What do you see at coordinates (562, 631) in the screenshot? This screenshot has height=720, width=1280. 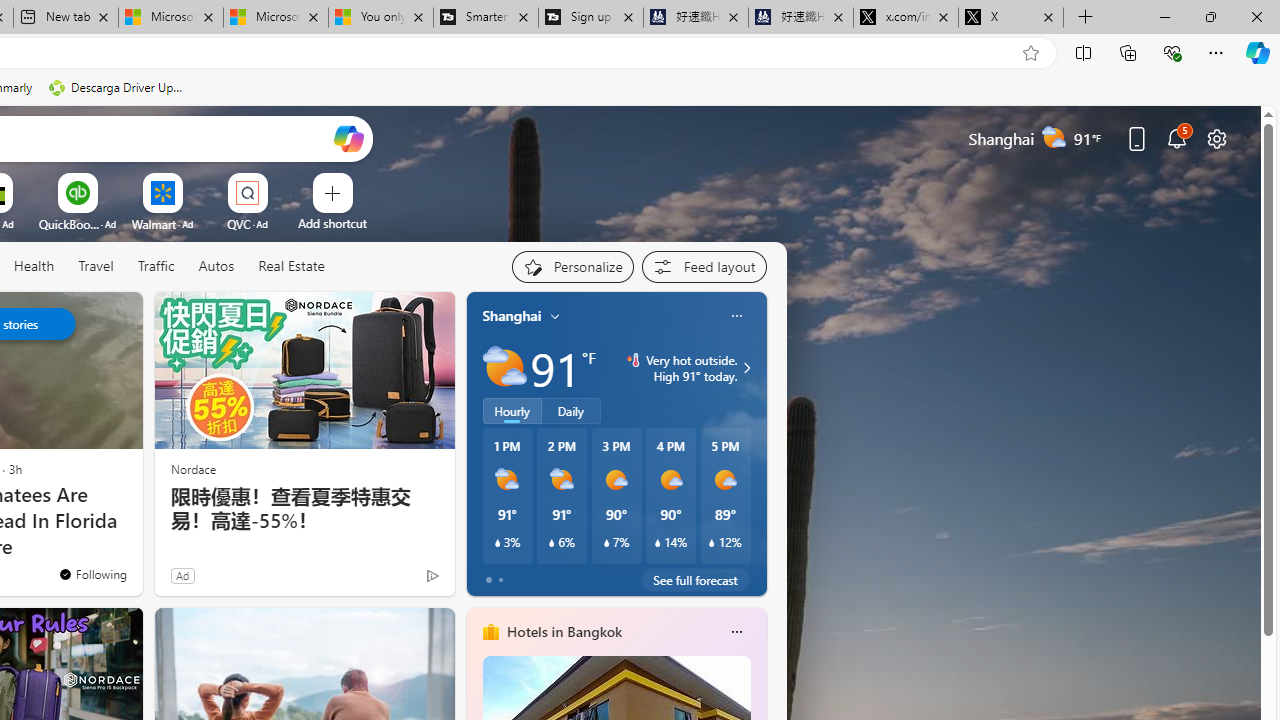 I see `'Hotels in Bangkok'` at bounding box center [562, 631].